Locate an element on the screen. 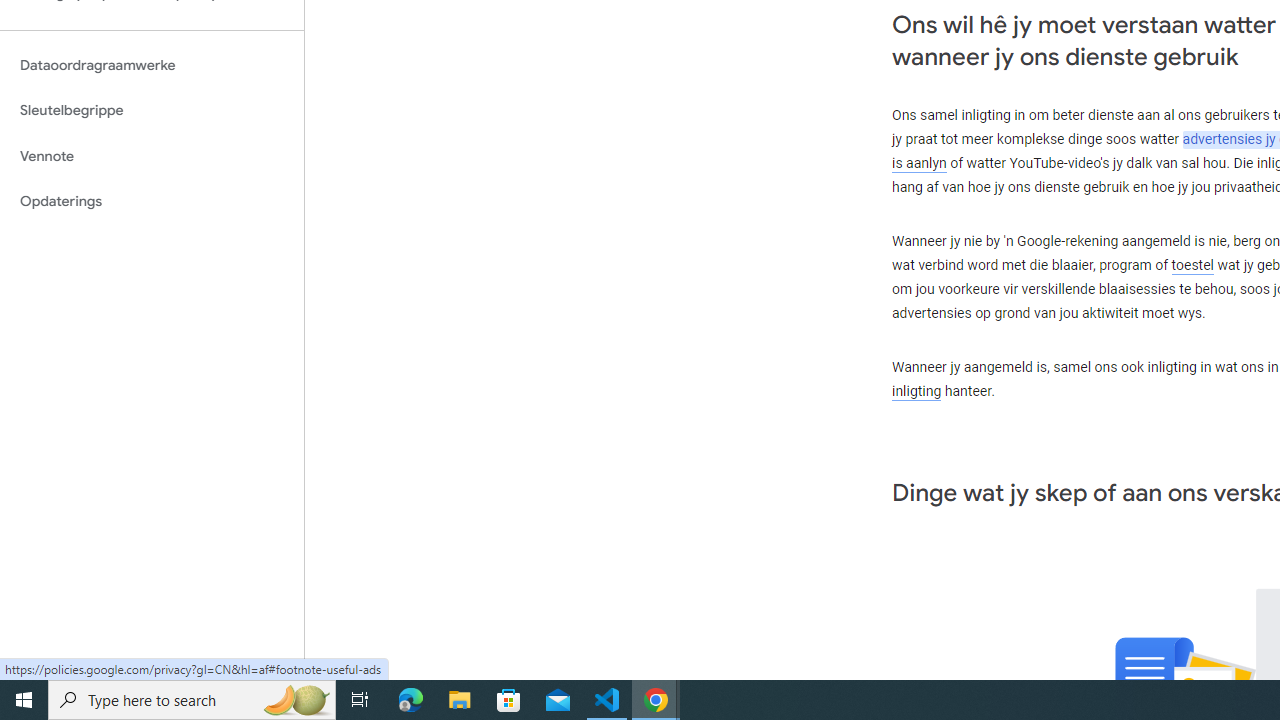  'Sleutelbegrippe' is located at coordinates (151, 110).